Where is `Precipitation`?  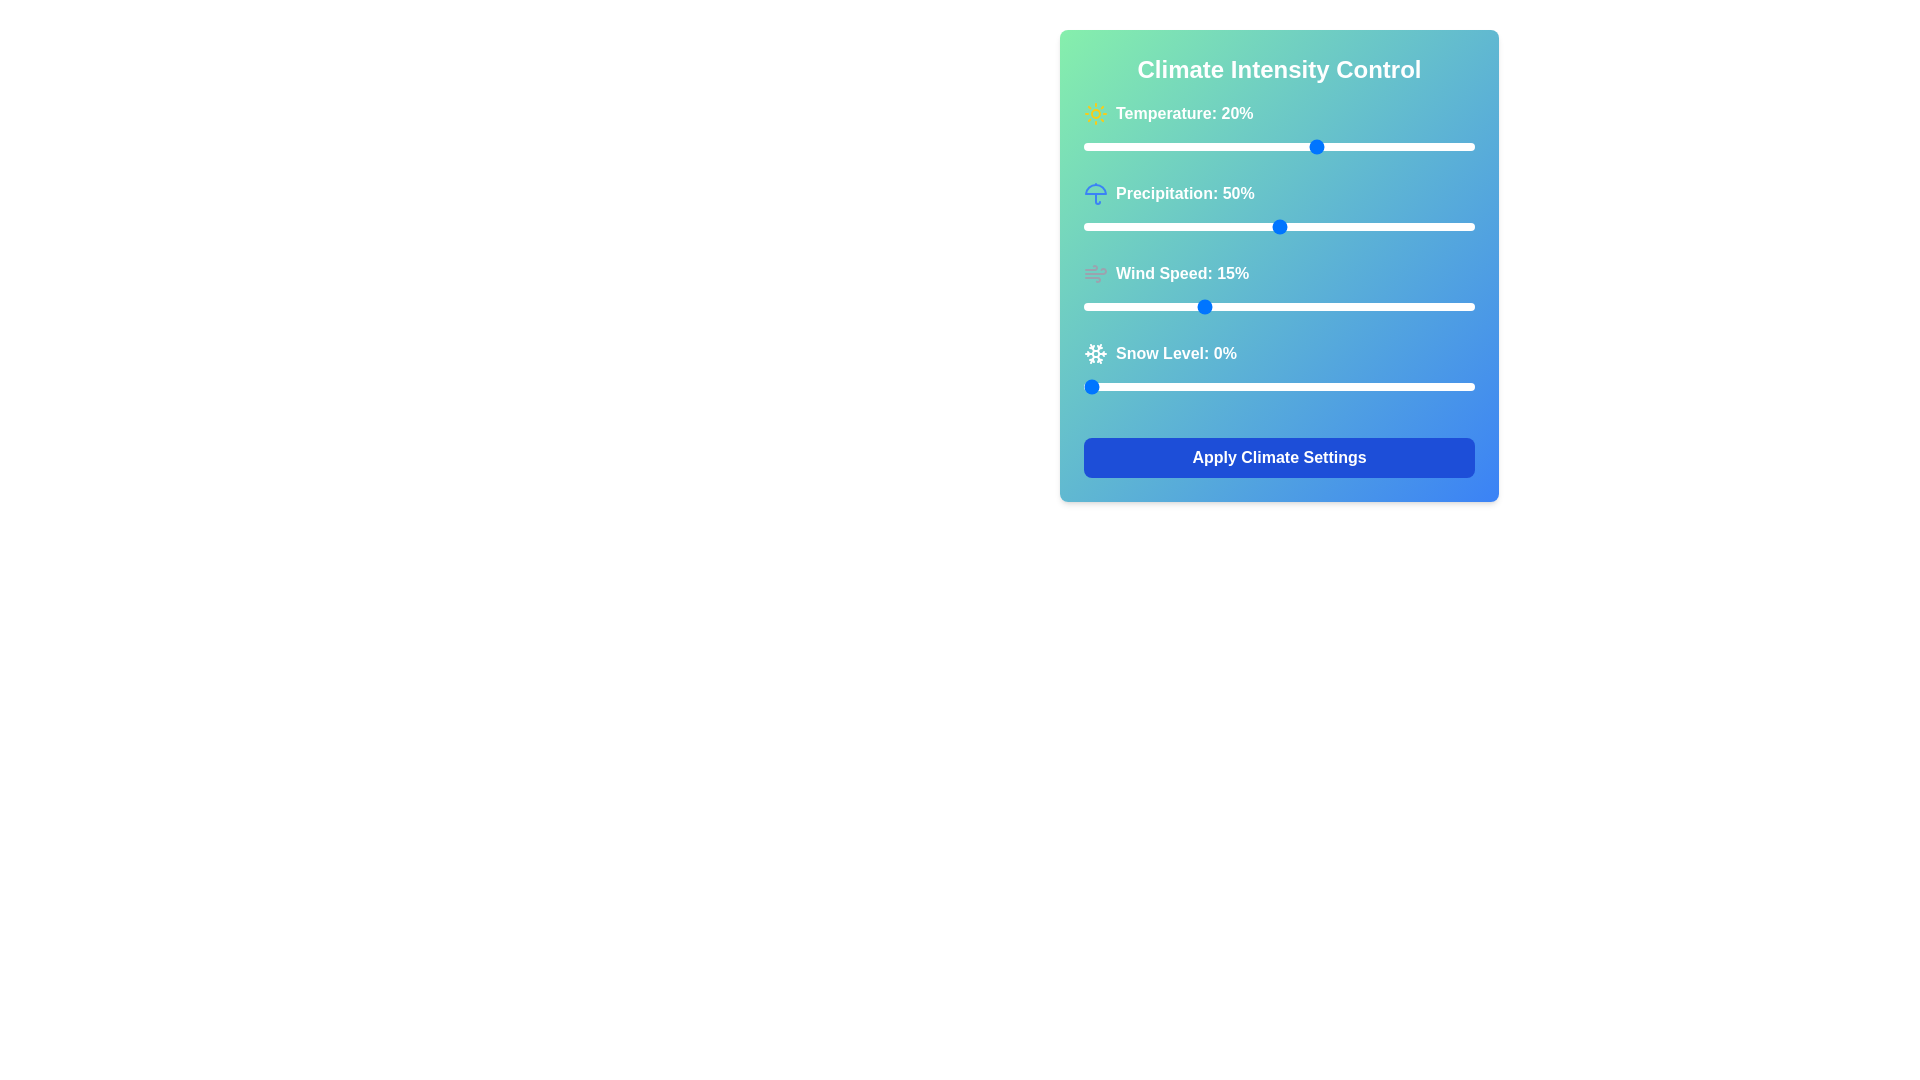
Precipitation is located at coordinates (1114, 226).